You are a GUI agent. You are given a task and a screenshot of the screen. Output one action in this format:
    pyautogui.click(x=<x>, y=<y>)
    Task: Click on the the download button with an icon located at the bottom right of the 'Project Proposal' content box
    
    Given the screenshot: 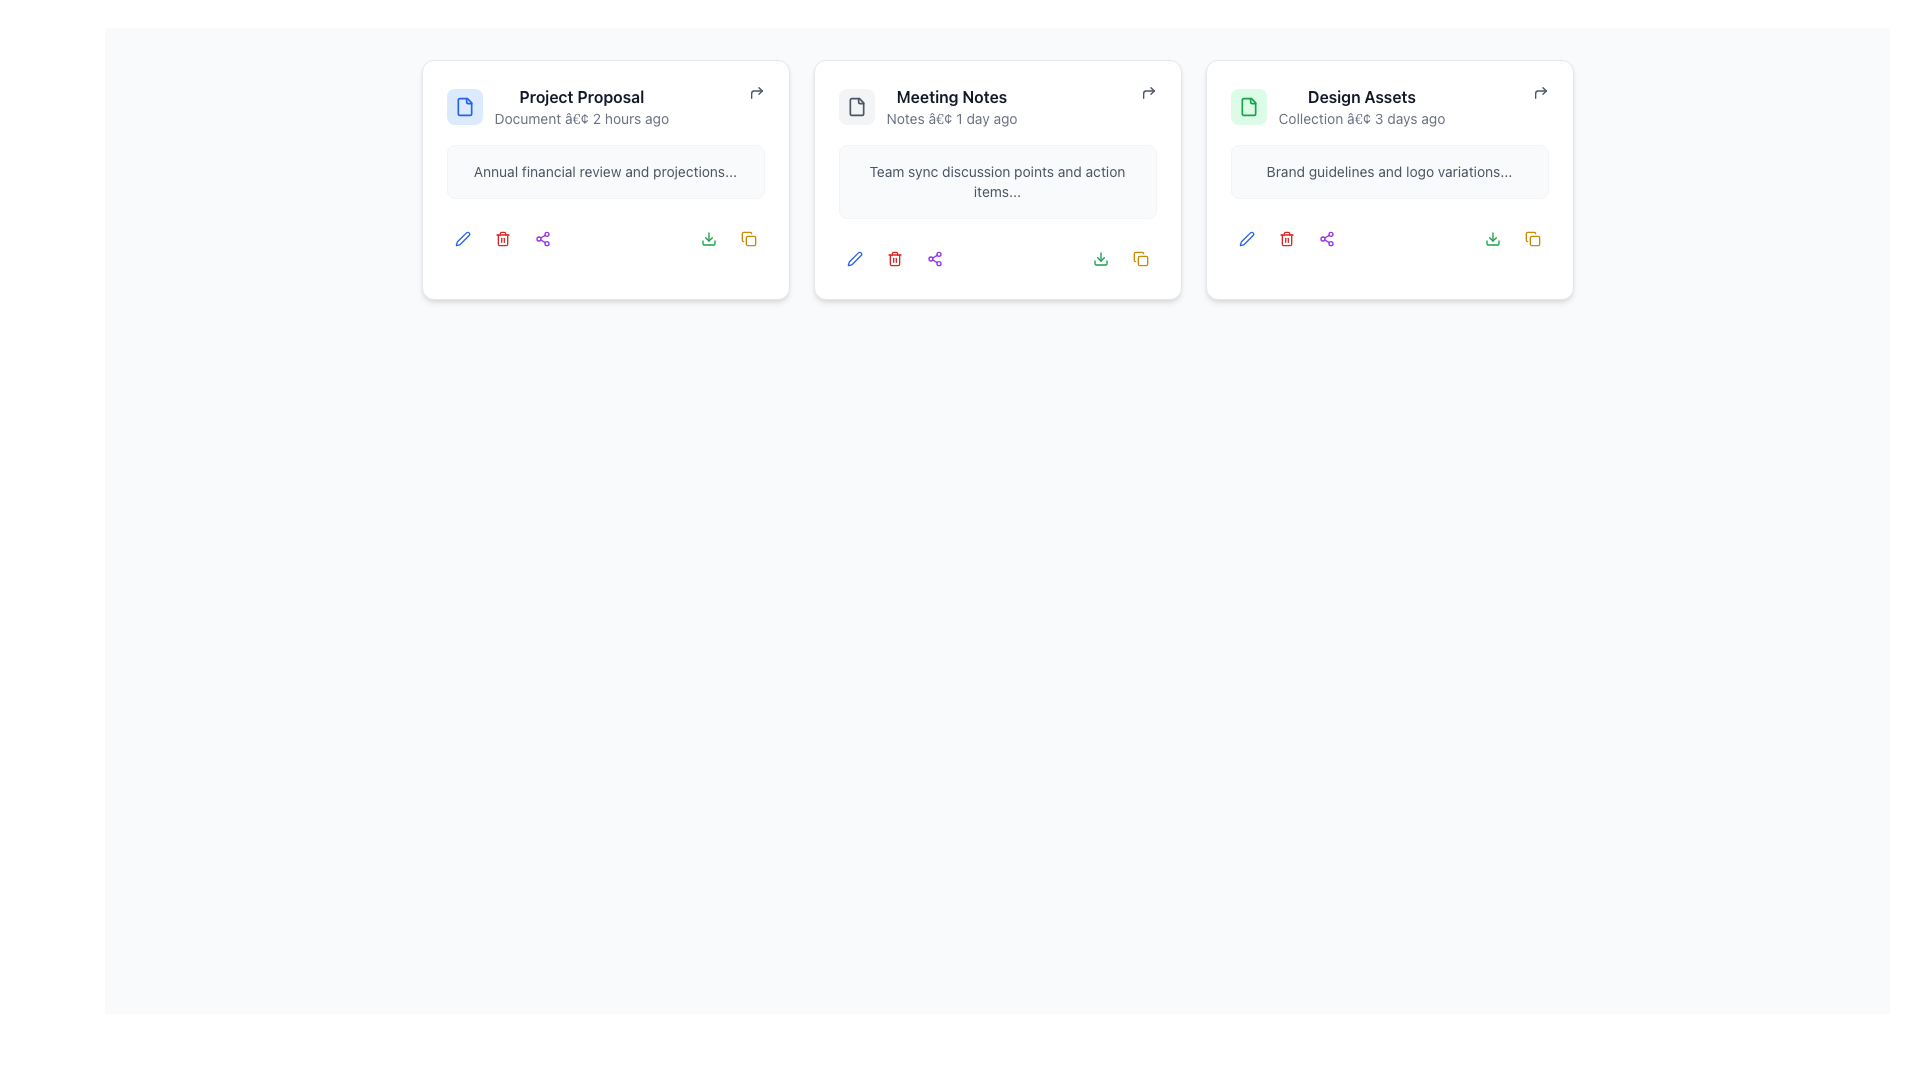 What is the action you would take?
    pyautogui.click(x=708, y=238)
    